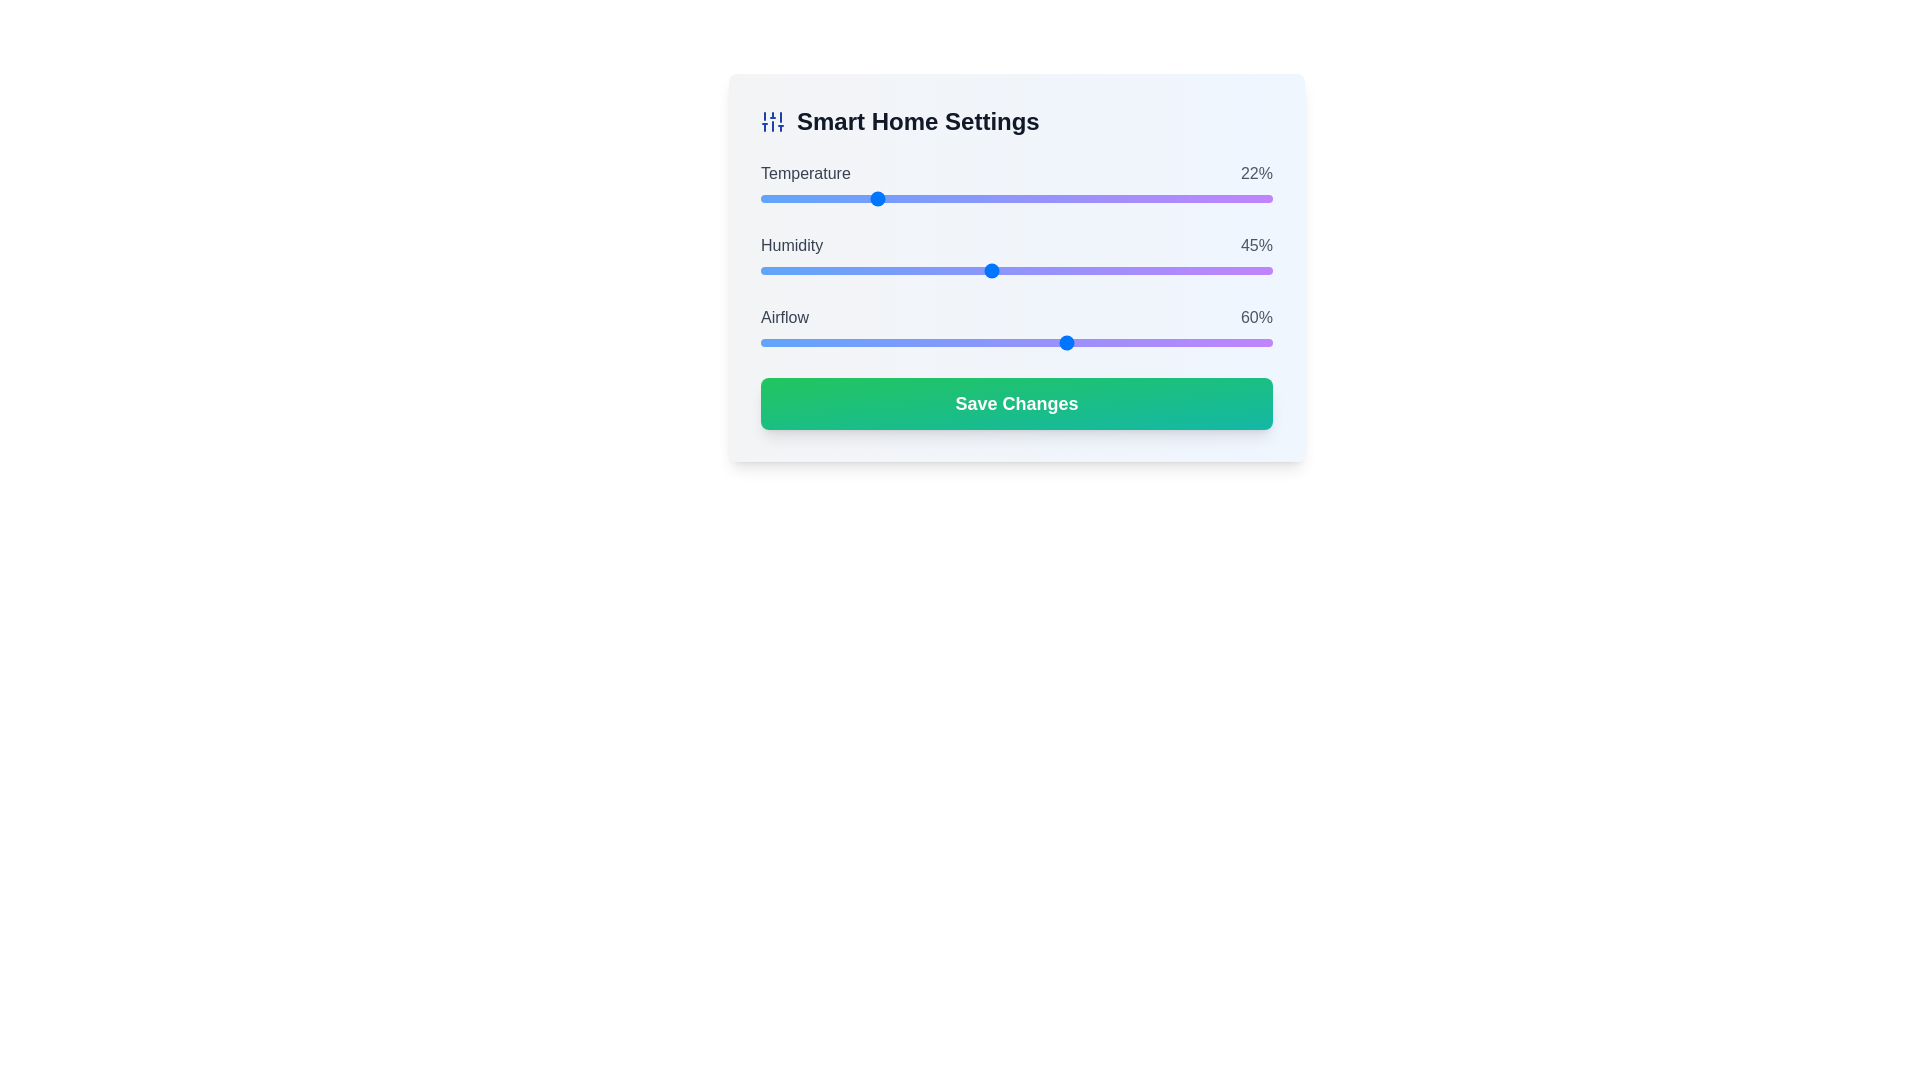  I want to click on the Text Label displaying the percentage value for 'Temperature', located in the top-right corner adjacent to the 'Temperature' label, so click(1256, 172).